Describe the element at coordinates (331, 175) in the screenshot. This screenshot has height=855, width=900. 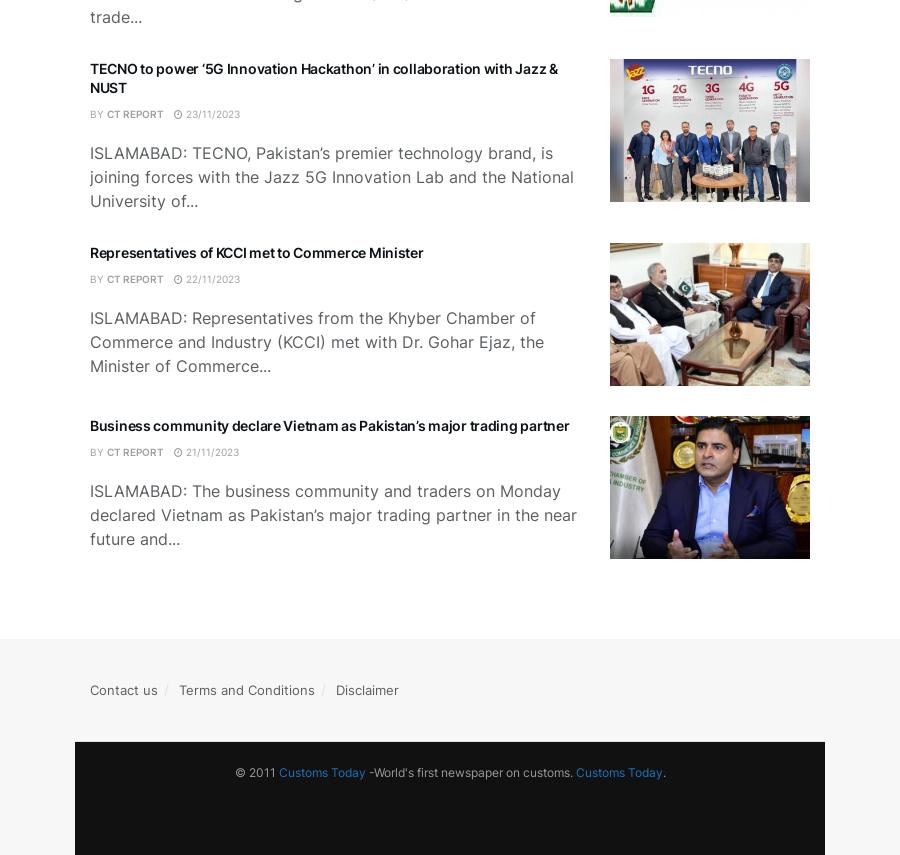
I see `'ISLAMABAD: TECNO, Pakistan’s premier technology brand, is joining forces with the Jazz 5G Innovation Lab and the National University of...'` at that location.